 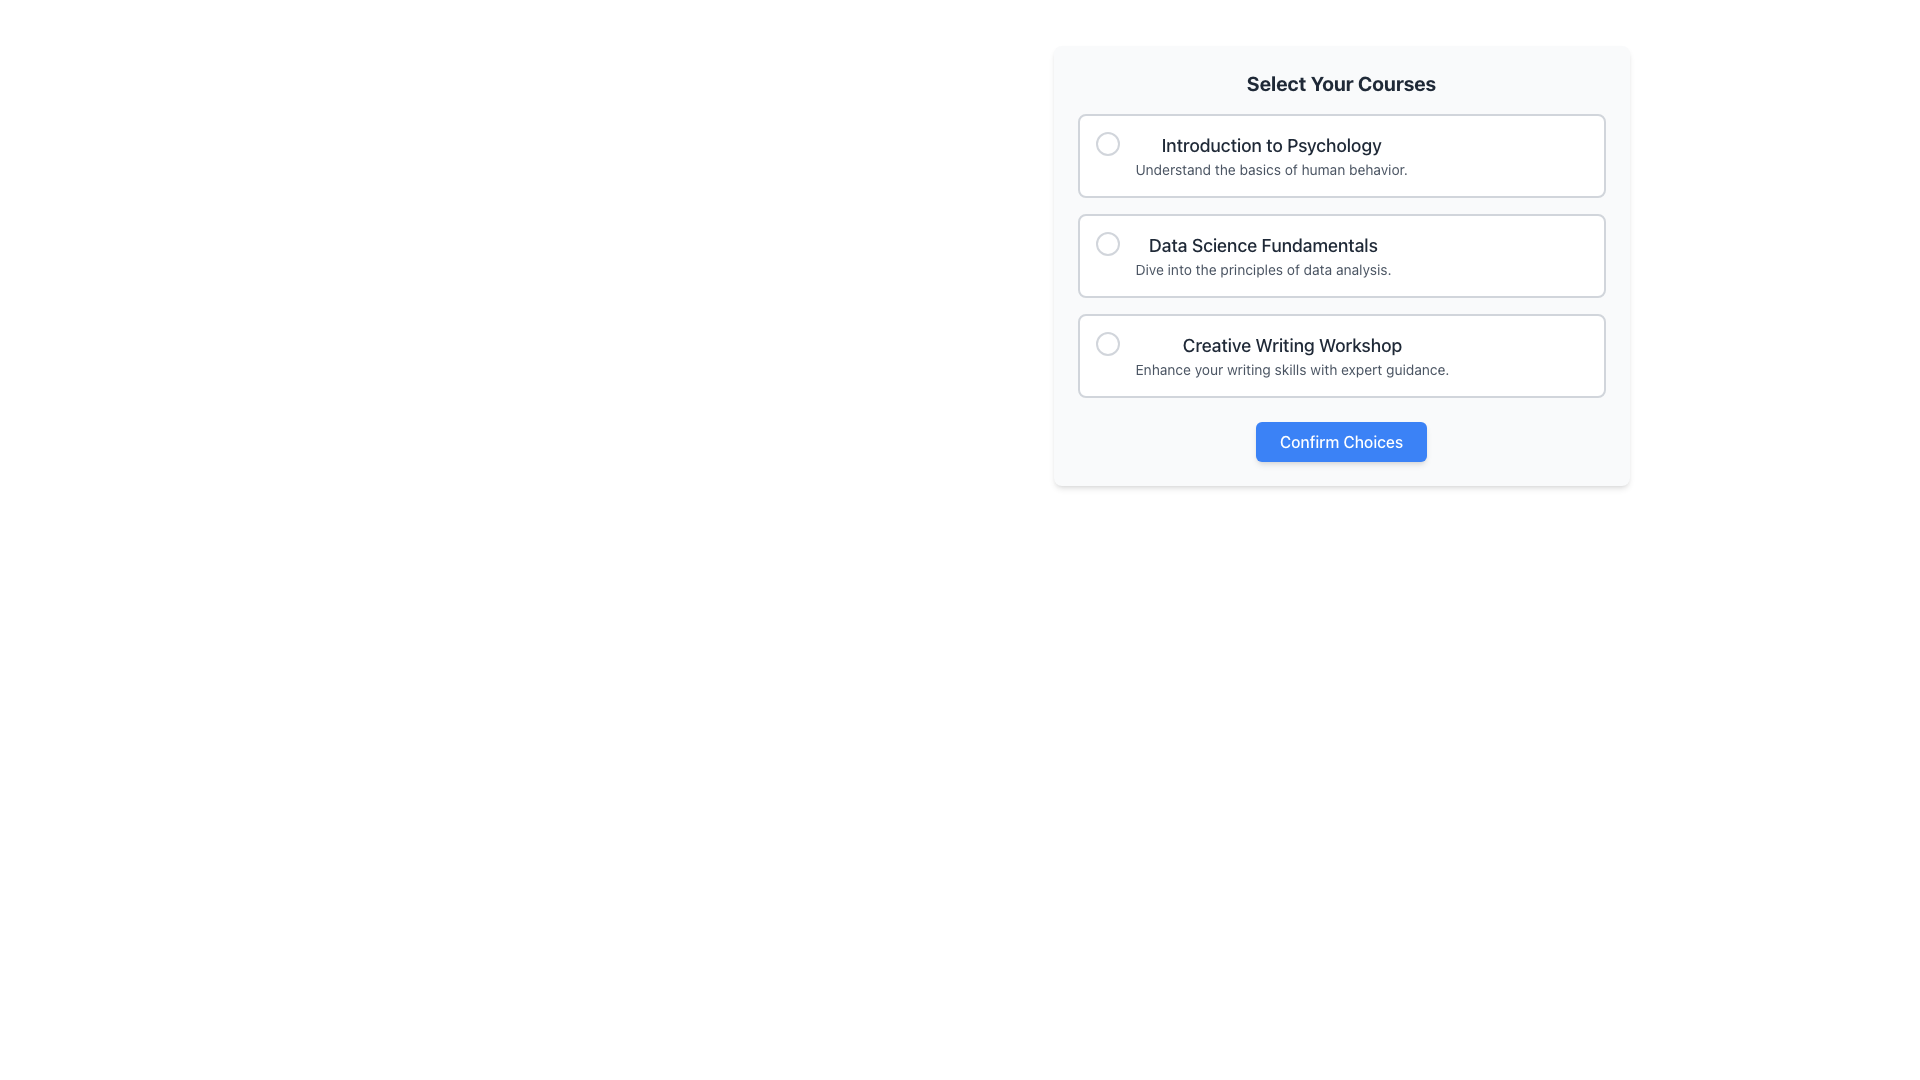 I want to click on the circle, so click(x=1341, y=354).